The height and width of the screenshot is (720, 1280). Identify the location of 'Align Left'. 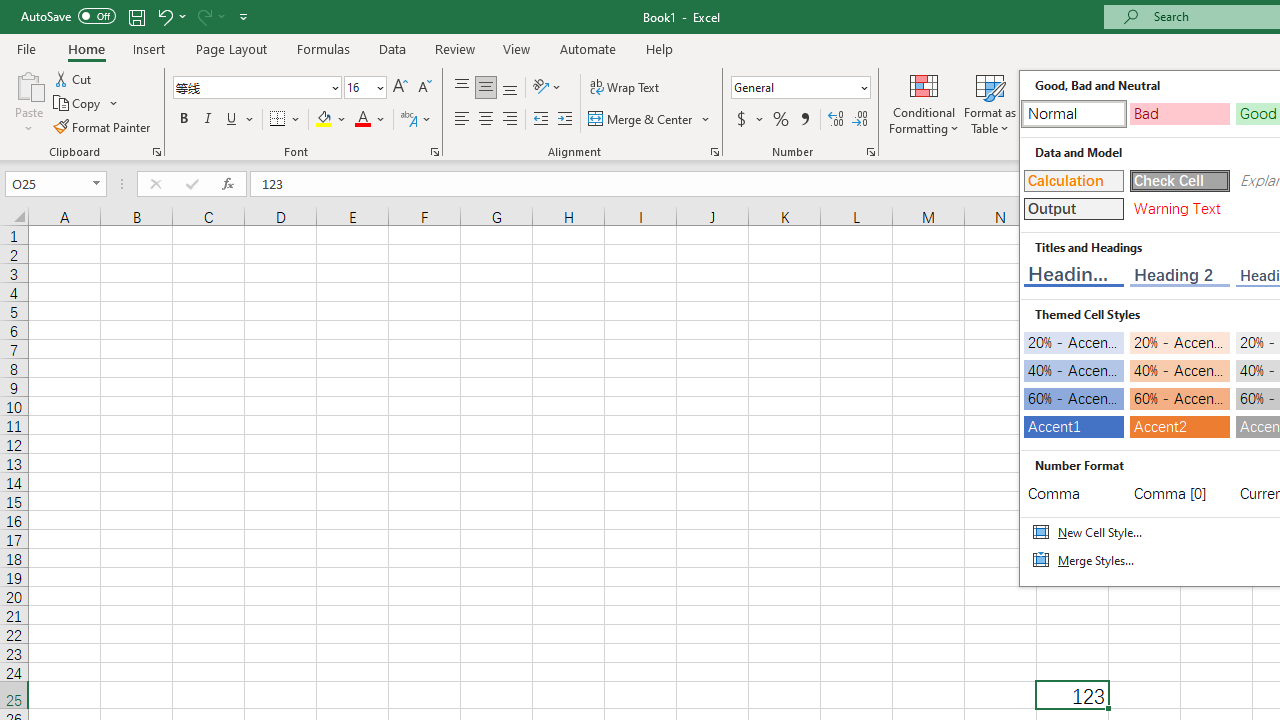
(461, 119).